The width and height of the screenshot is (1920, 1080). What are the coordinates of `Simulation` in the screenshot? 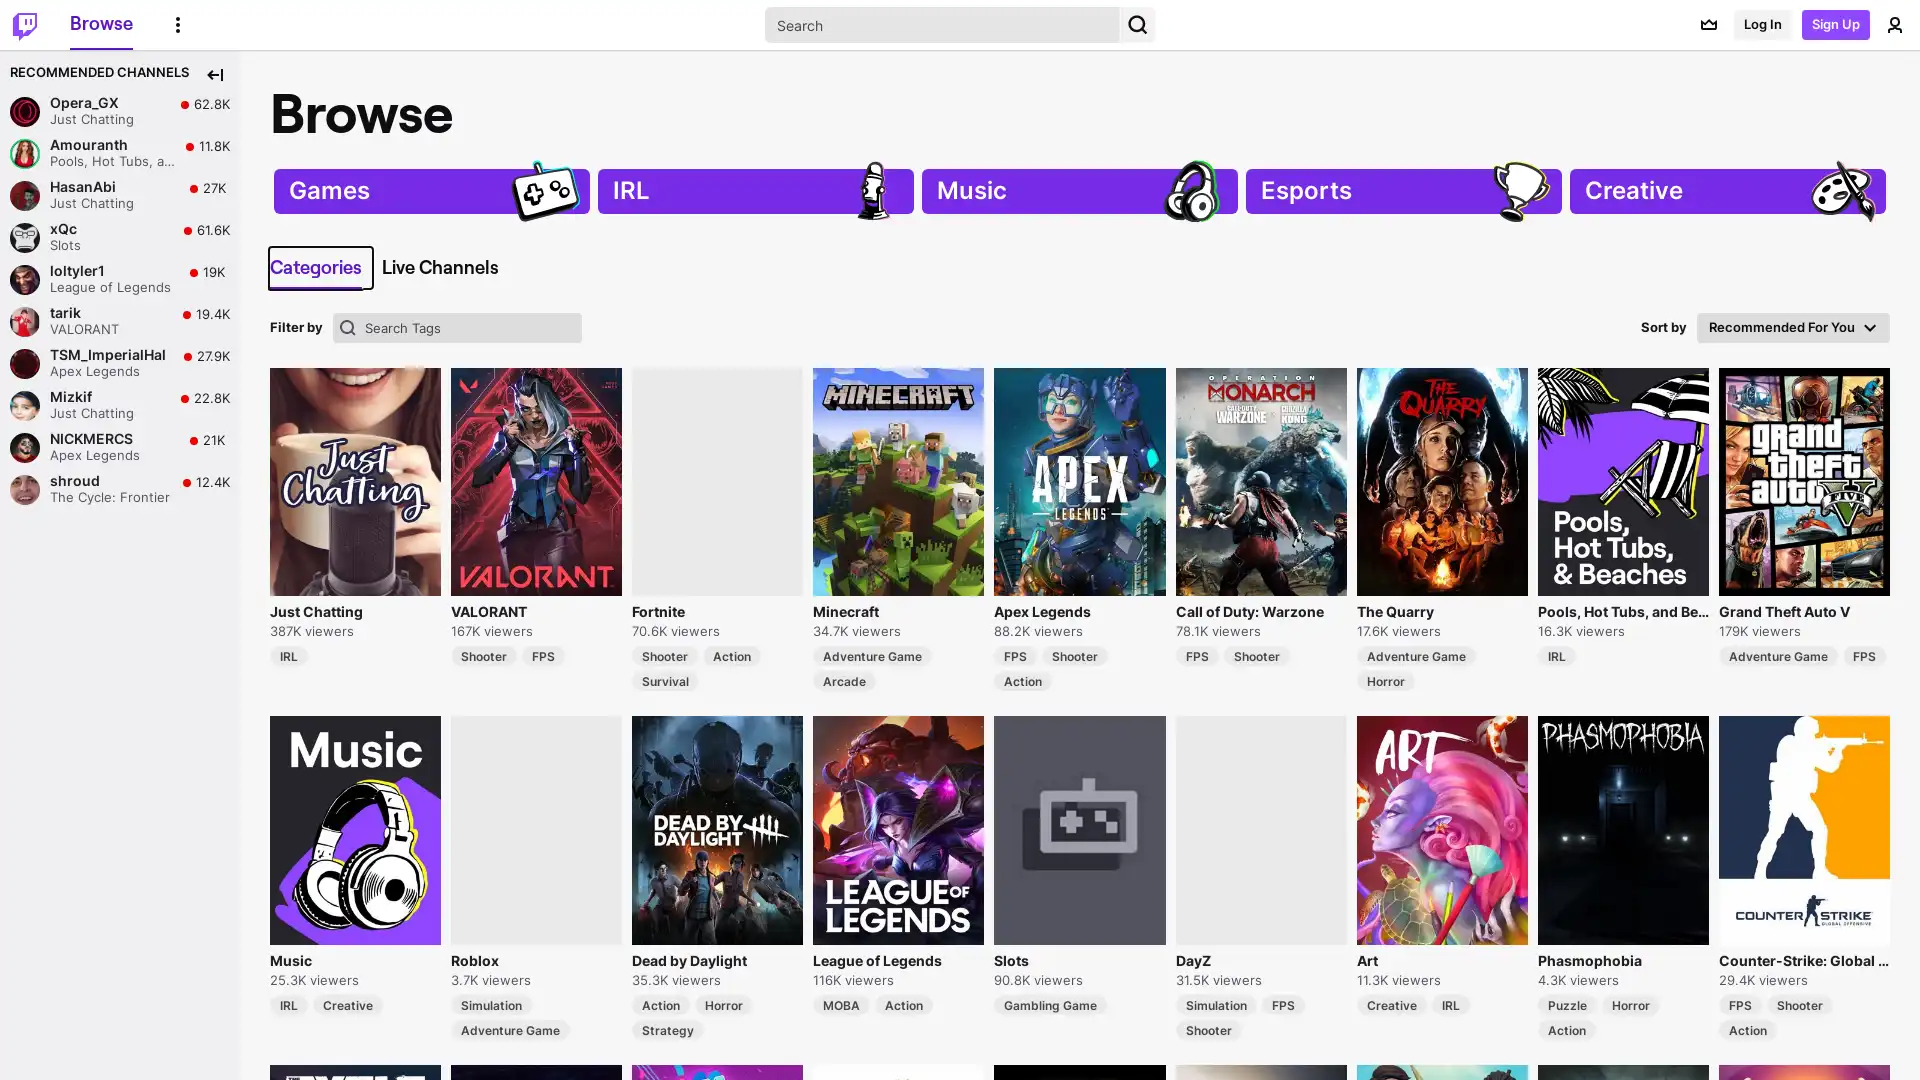 It's located at (1214, 1005).